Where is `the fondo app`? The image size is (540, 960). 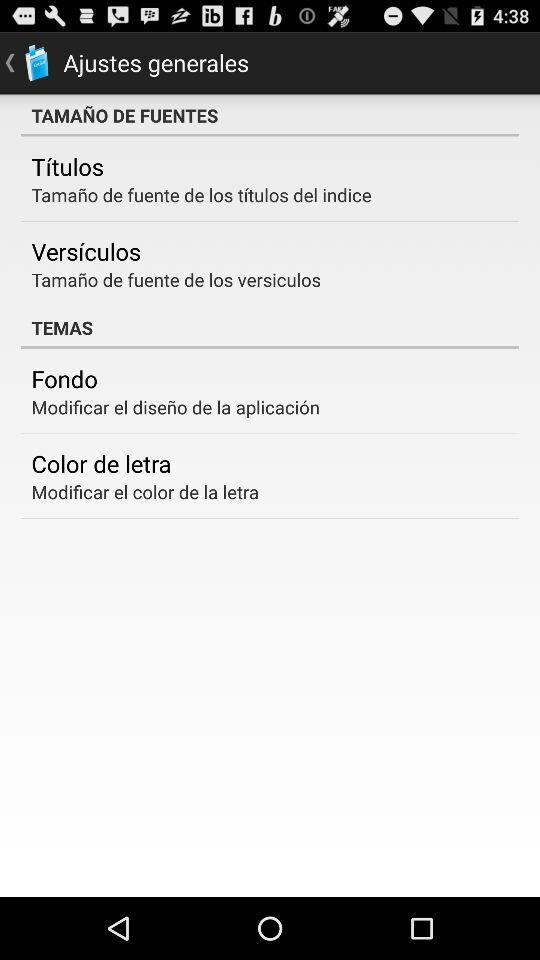
the fondo app is located at coordinates (64, 377).